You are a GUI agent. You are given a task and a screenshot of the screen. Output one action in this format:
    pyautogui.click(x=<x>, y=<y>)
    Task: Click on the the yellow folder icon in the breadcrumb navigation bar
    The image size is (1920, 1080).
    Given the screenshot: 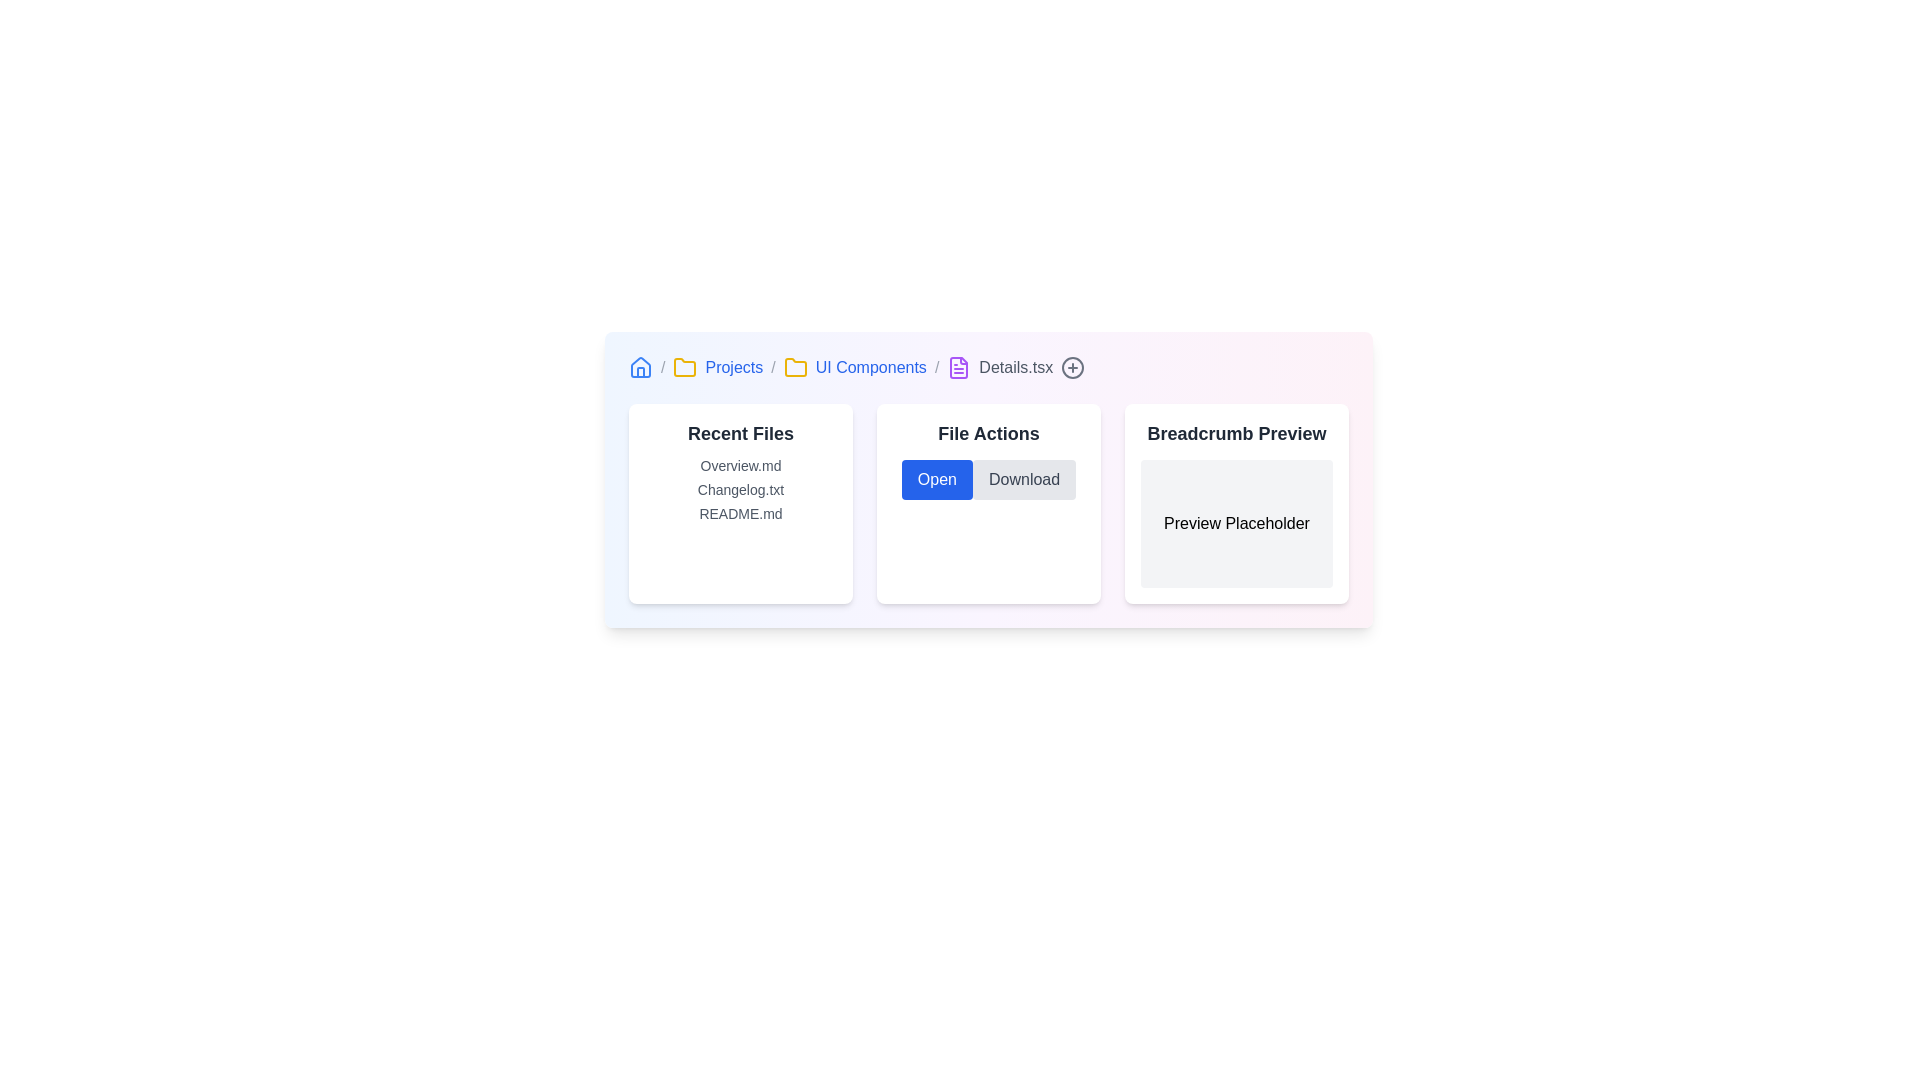 What is the action you would take?
    pyautogui.click(x=685, y=367)
    